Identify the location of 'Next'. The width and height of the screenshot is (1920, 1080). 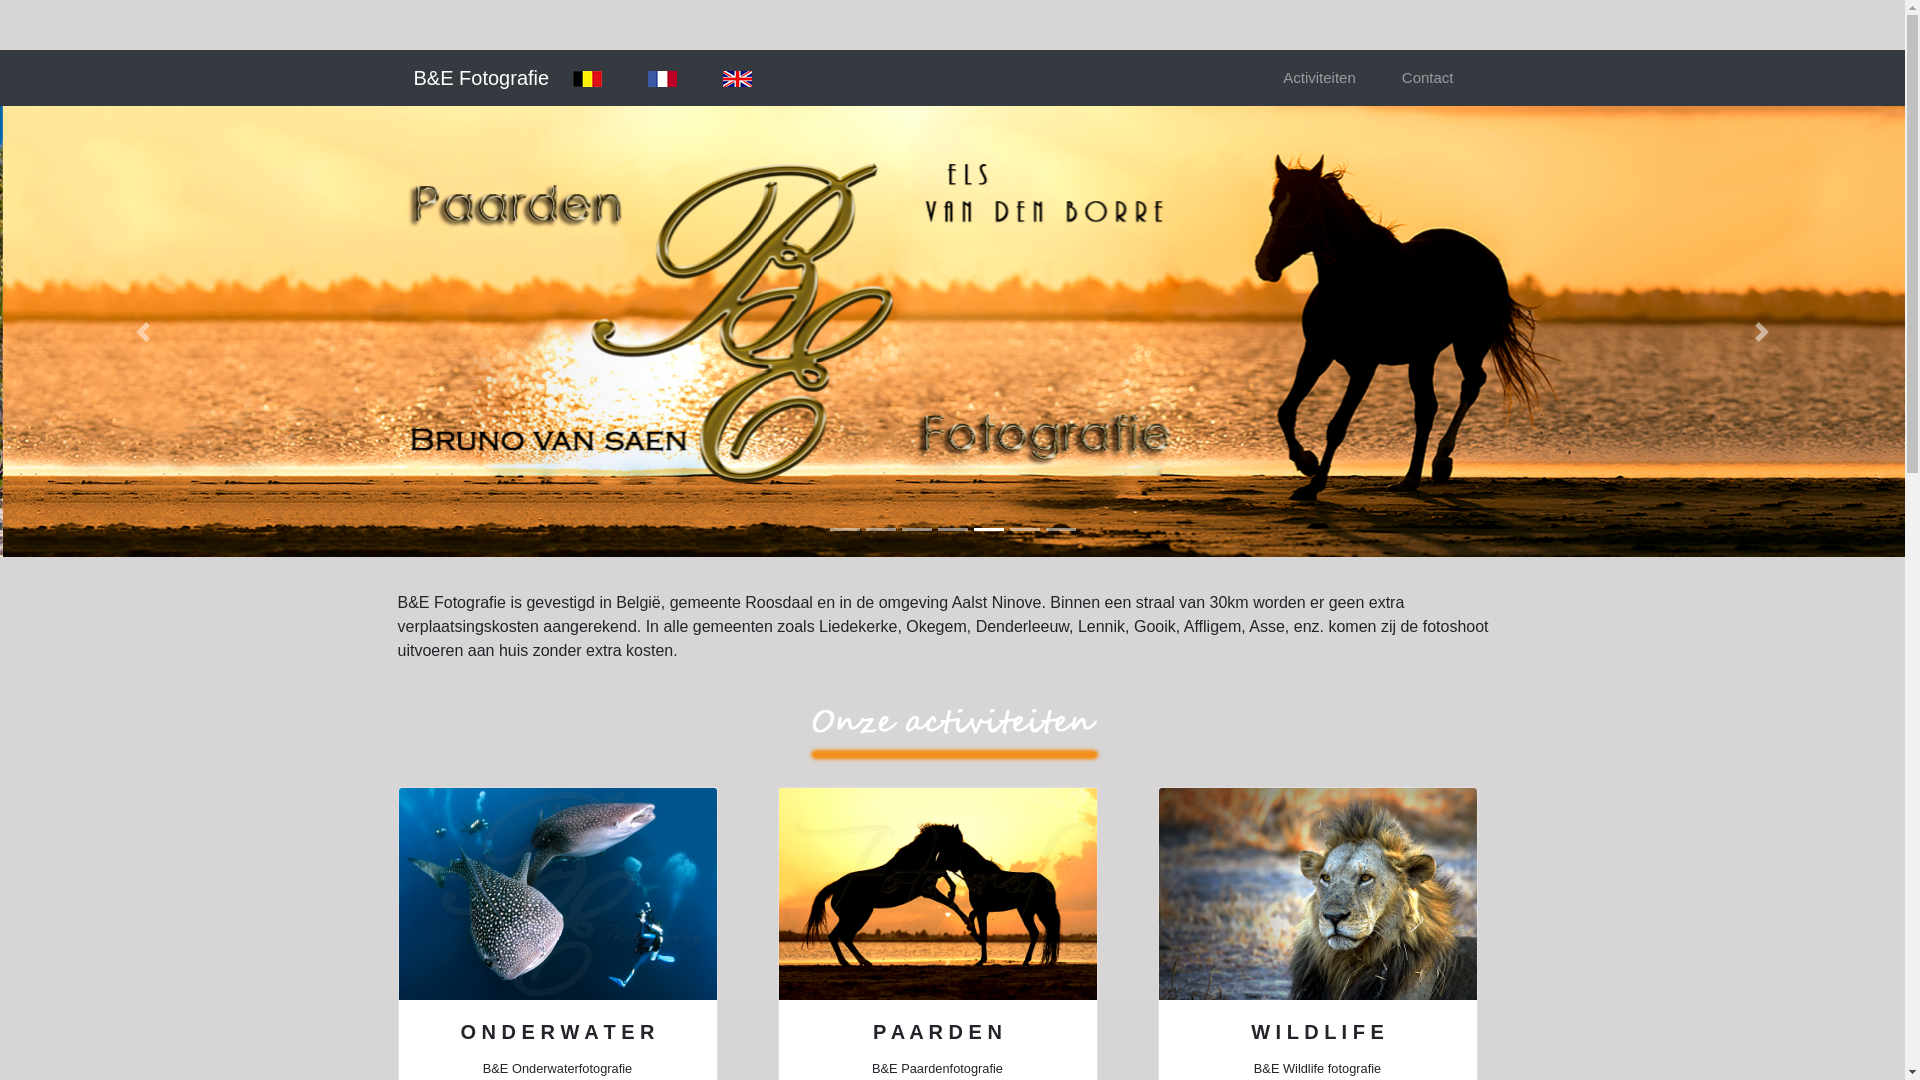
(1761, 330).